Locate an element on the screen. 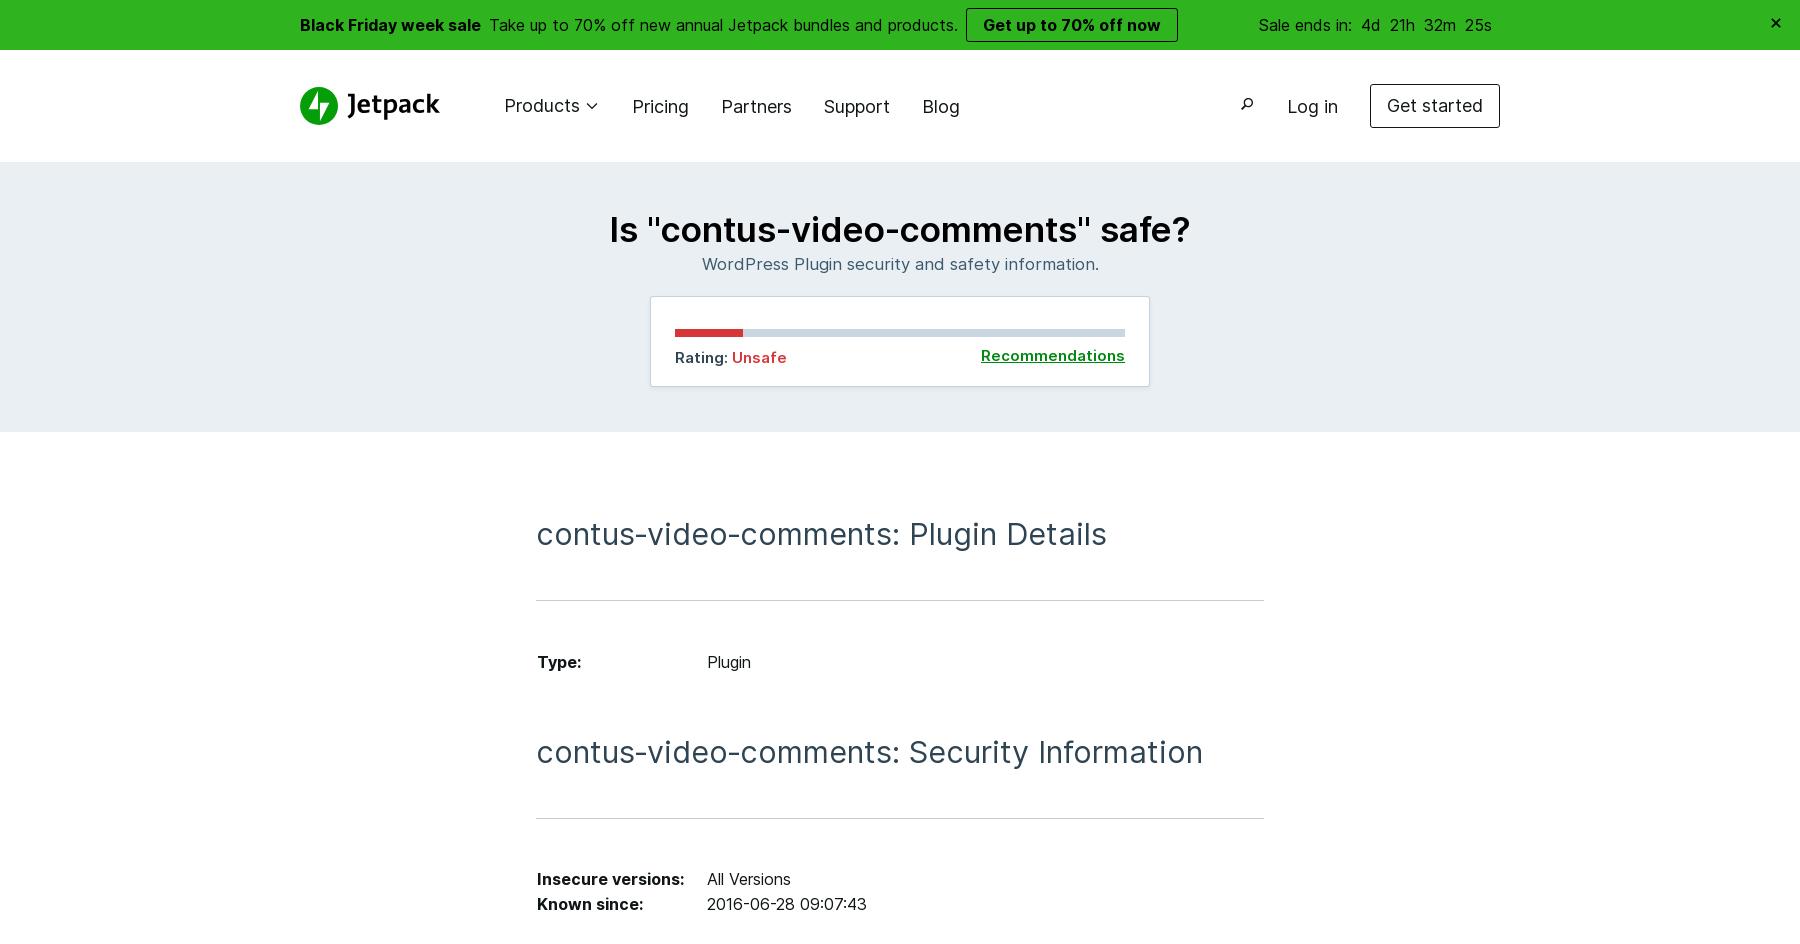  'contus‑video‑comments: Security Information' is located at coordinates (869, 750).